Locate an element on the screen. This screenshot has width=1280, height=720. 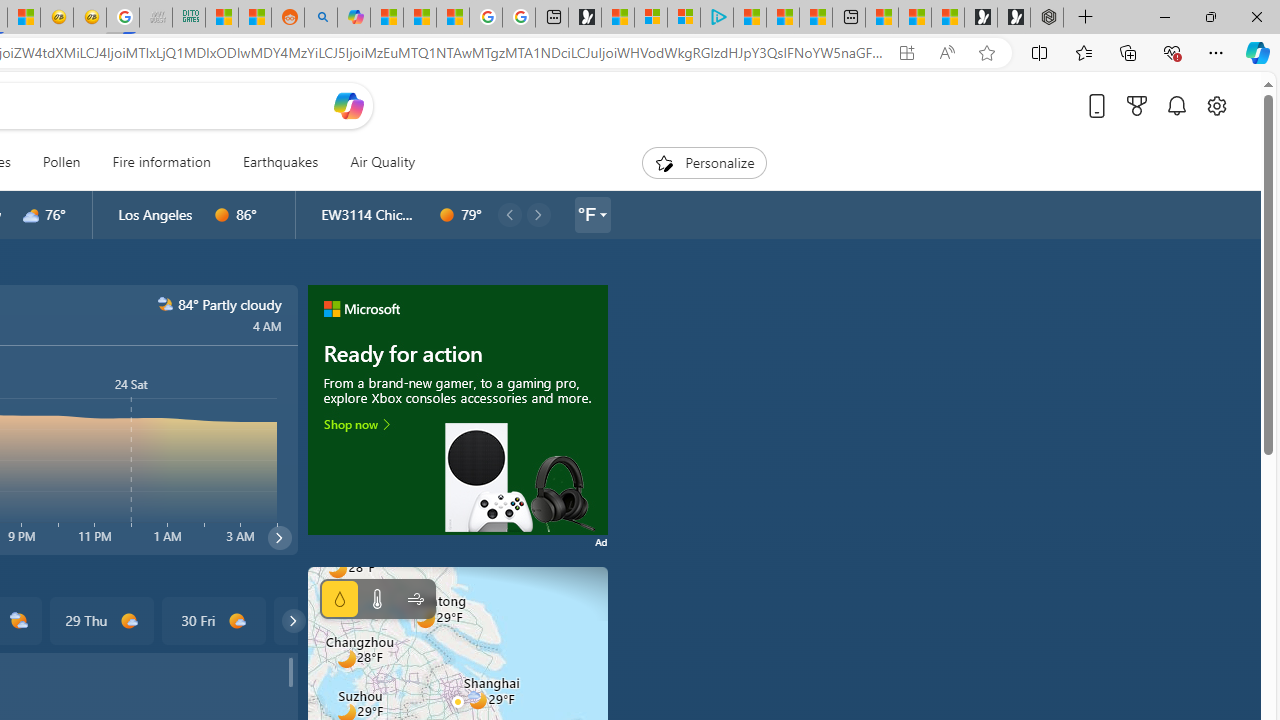
'n2000' is located at coordinates (165, 304).